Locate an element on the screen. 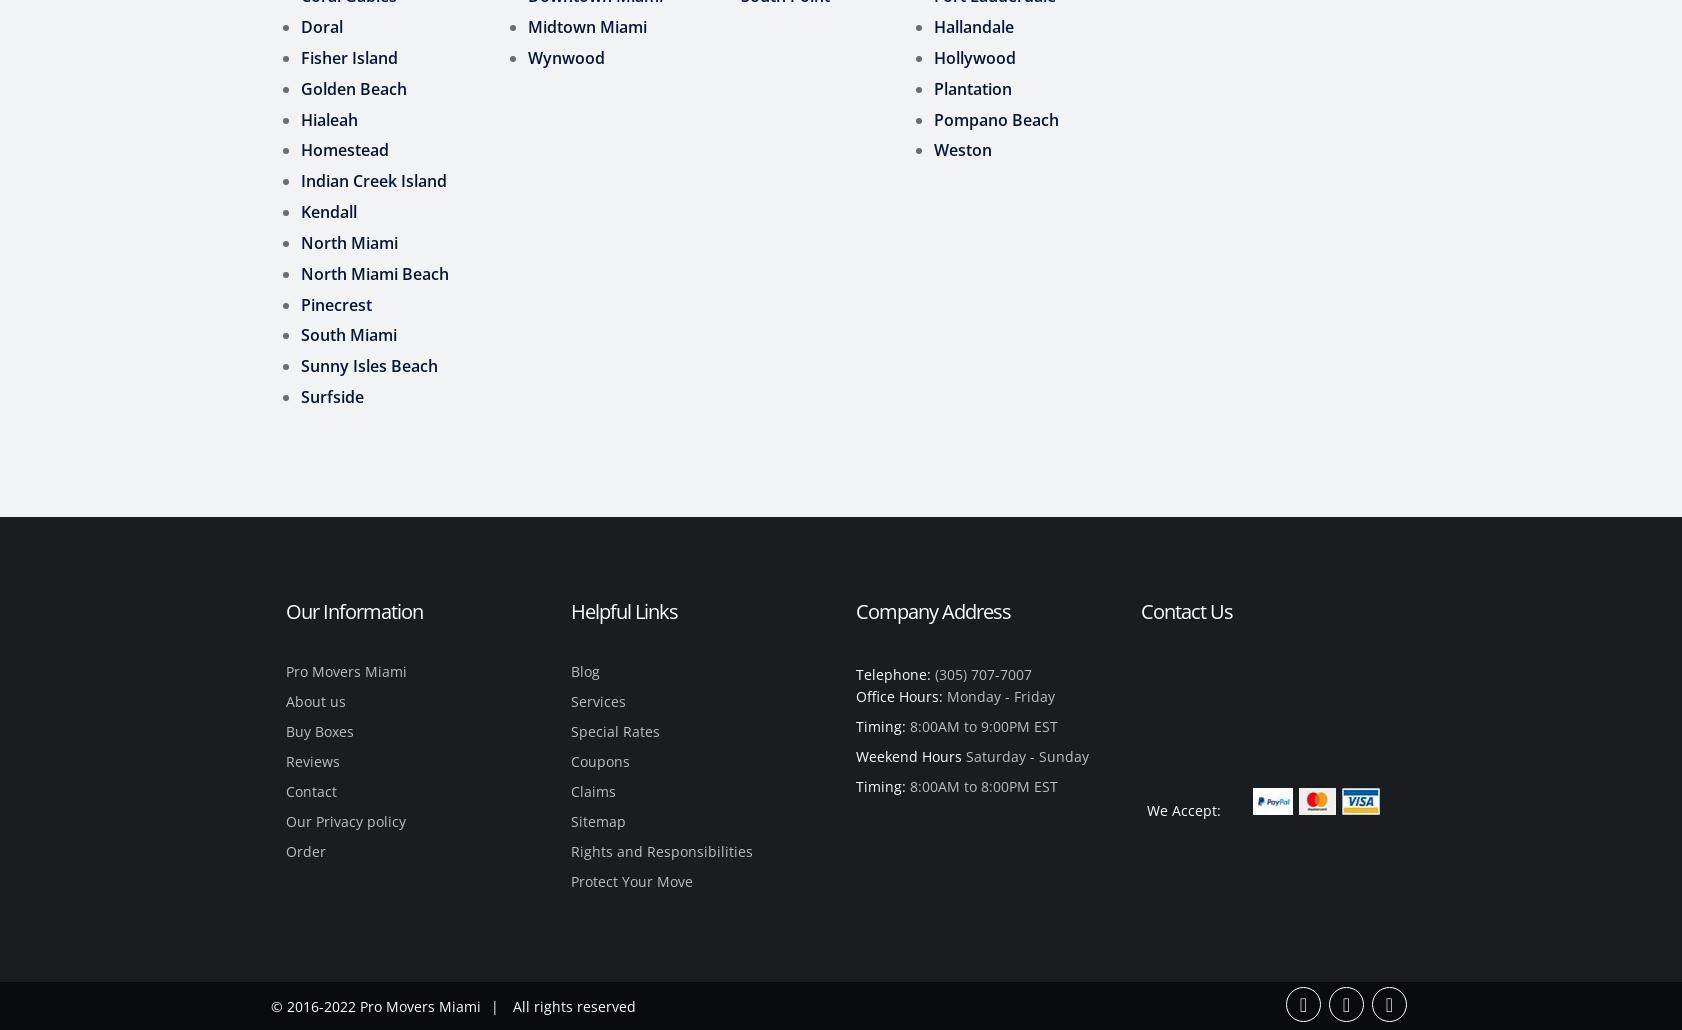 The width and height of the screenshot is (1682, 1030). 'Hollywood' is located at coordinates (973, 56).